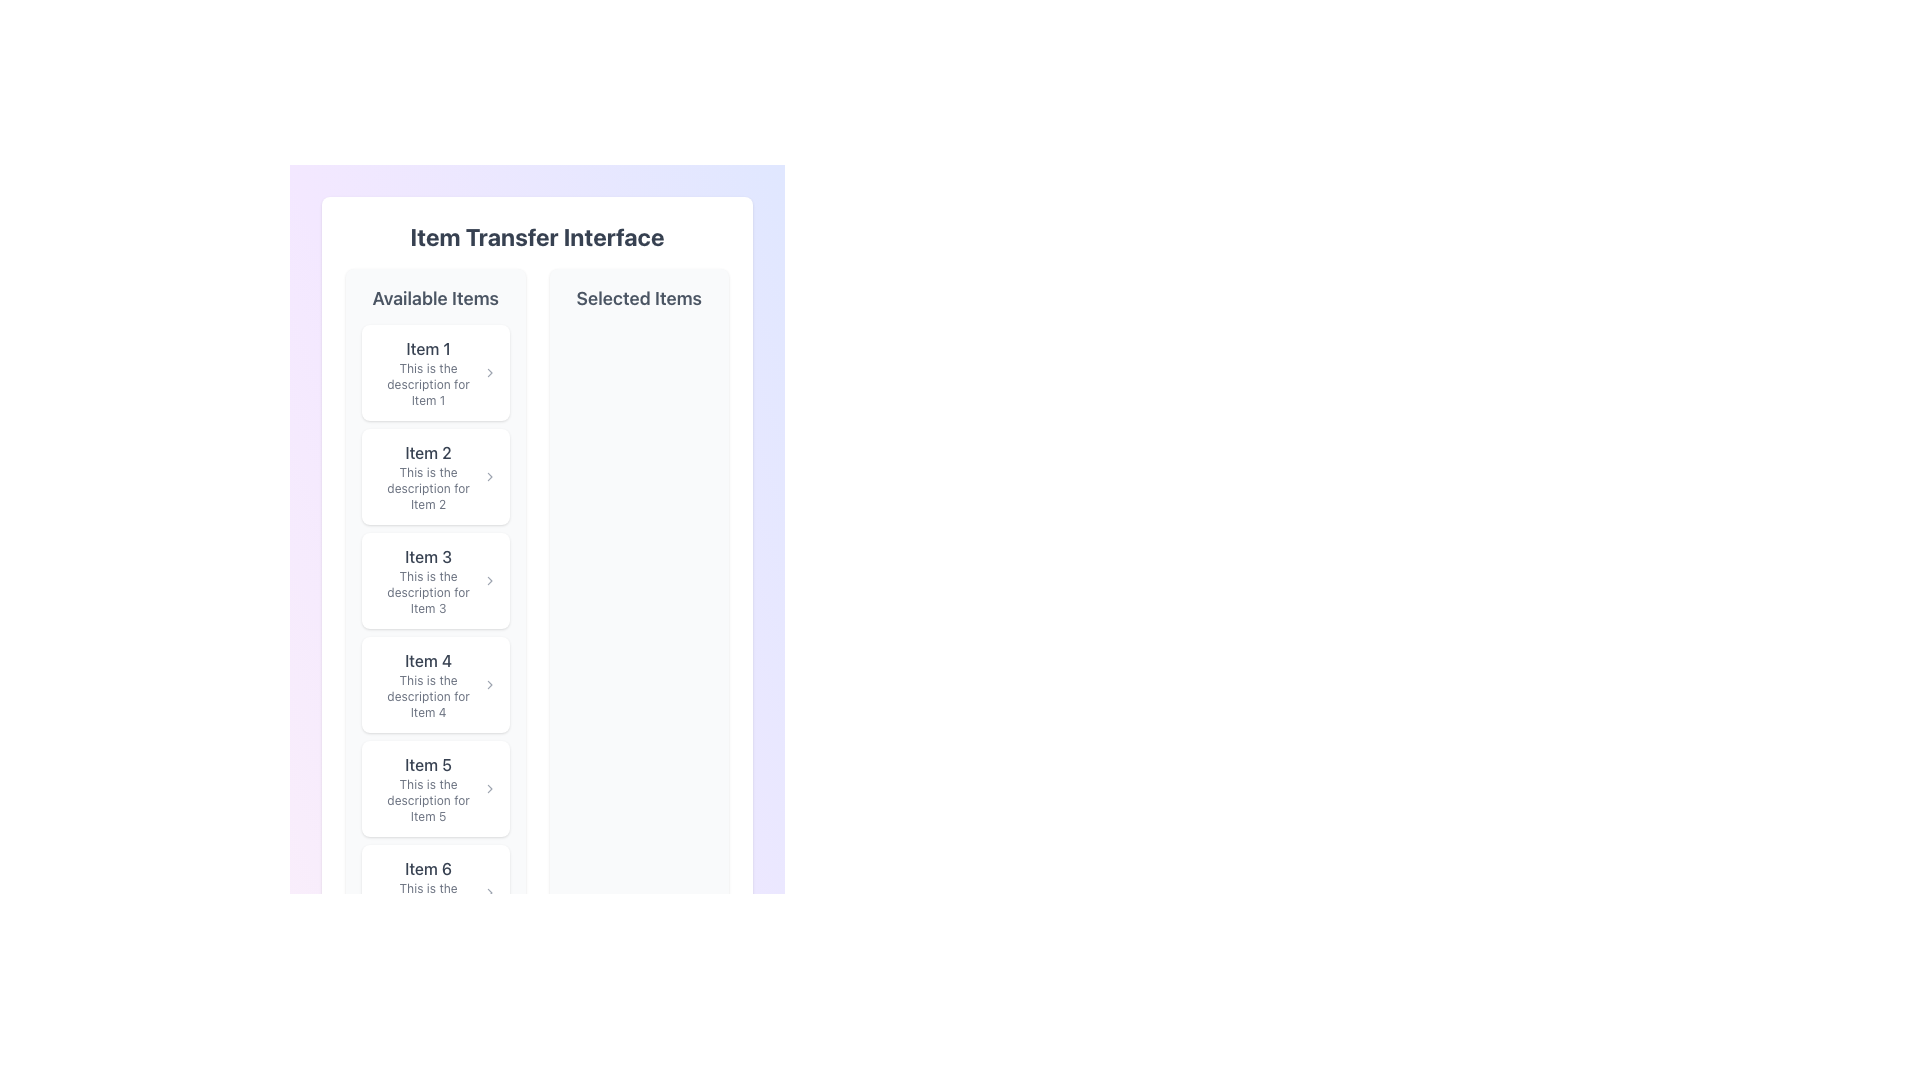 Image resolution: width=1920 pixels, height=1080 pixels. I want to click on the third item in the 'Available Items' list, so click(427, 581).